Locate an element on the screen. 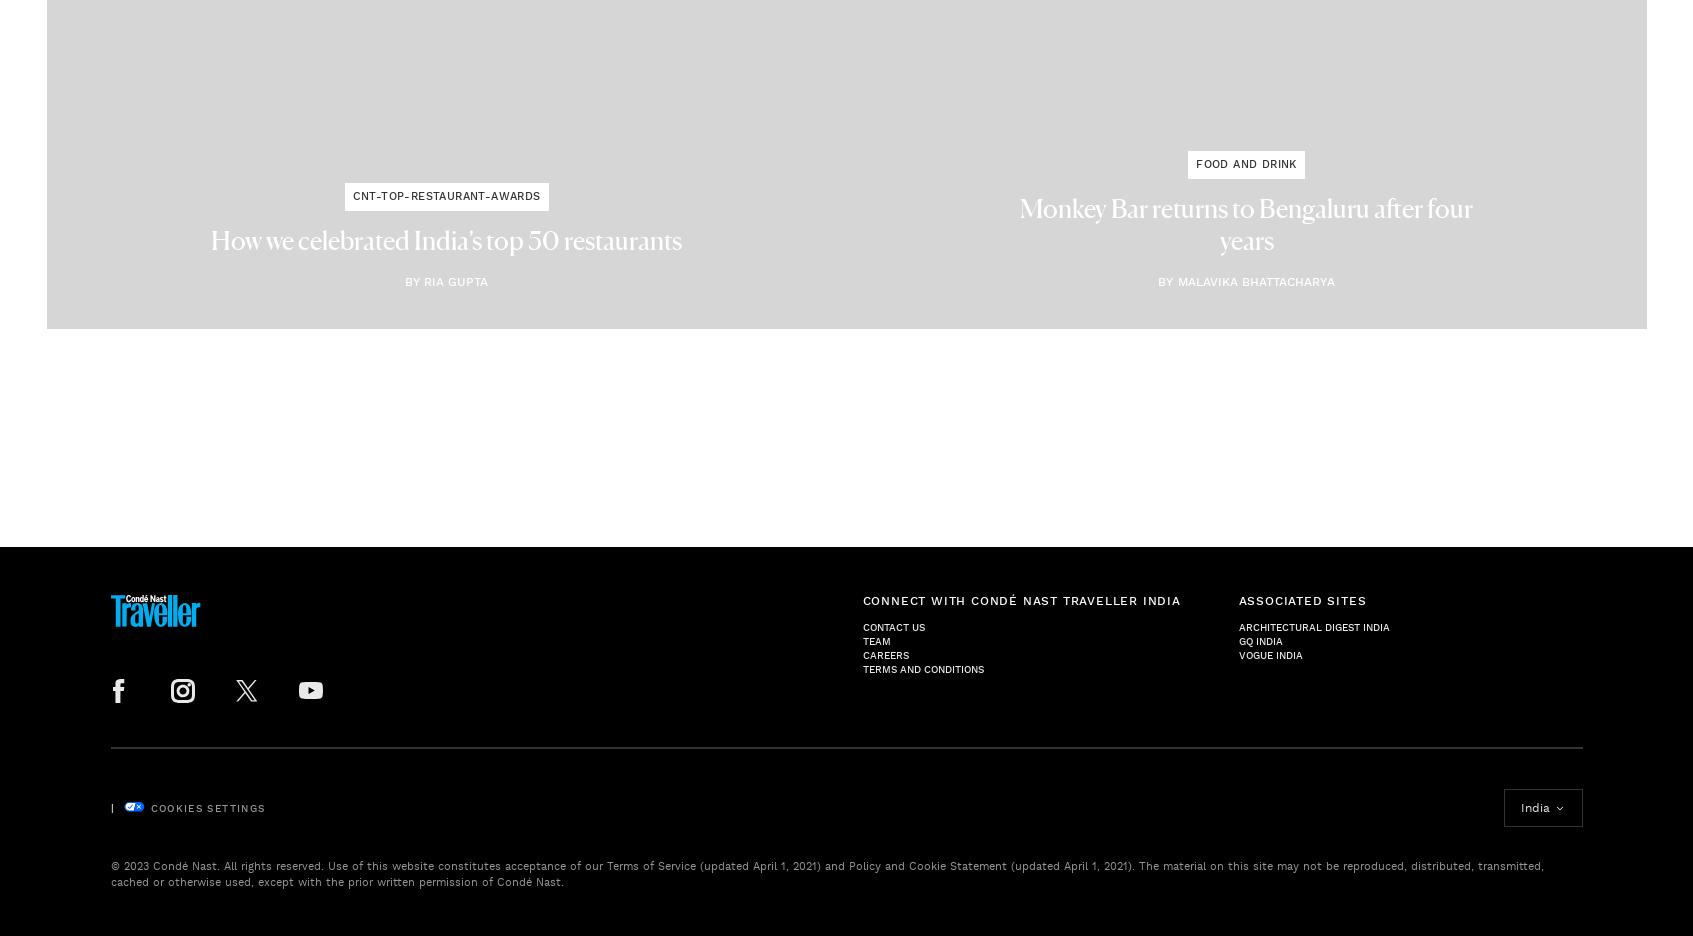 This screenshot has width=1693, height=936. 'India' is located at coordinates (1534, 806).